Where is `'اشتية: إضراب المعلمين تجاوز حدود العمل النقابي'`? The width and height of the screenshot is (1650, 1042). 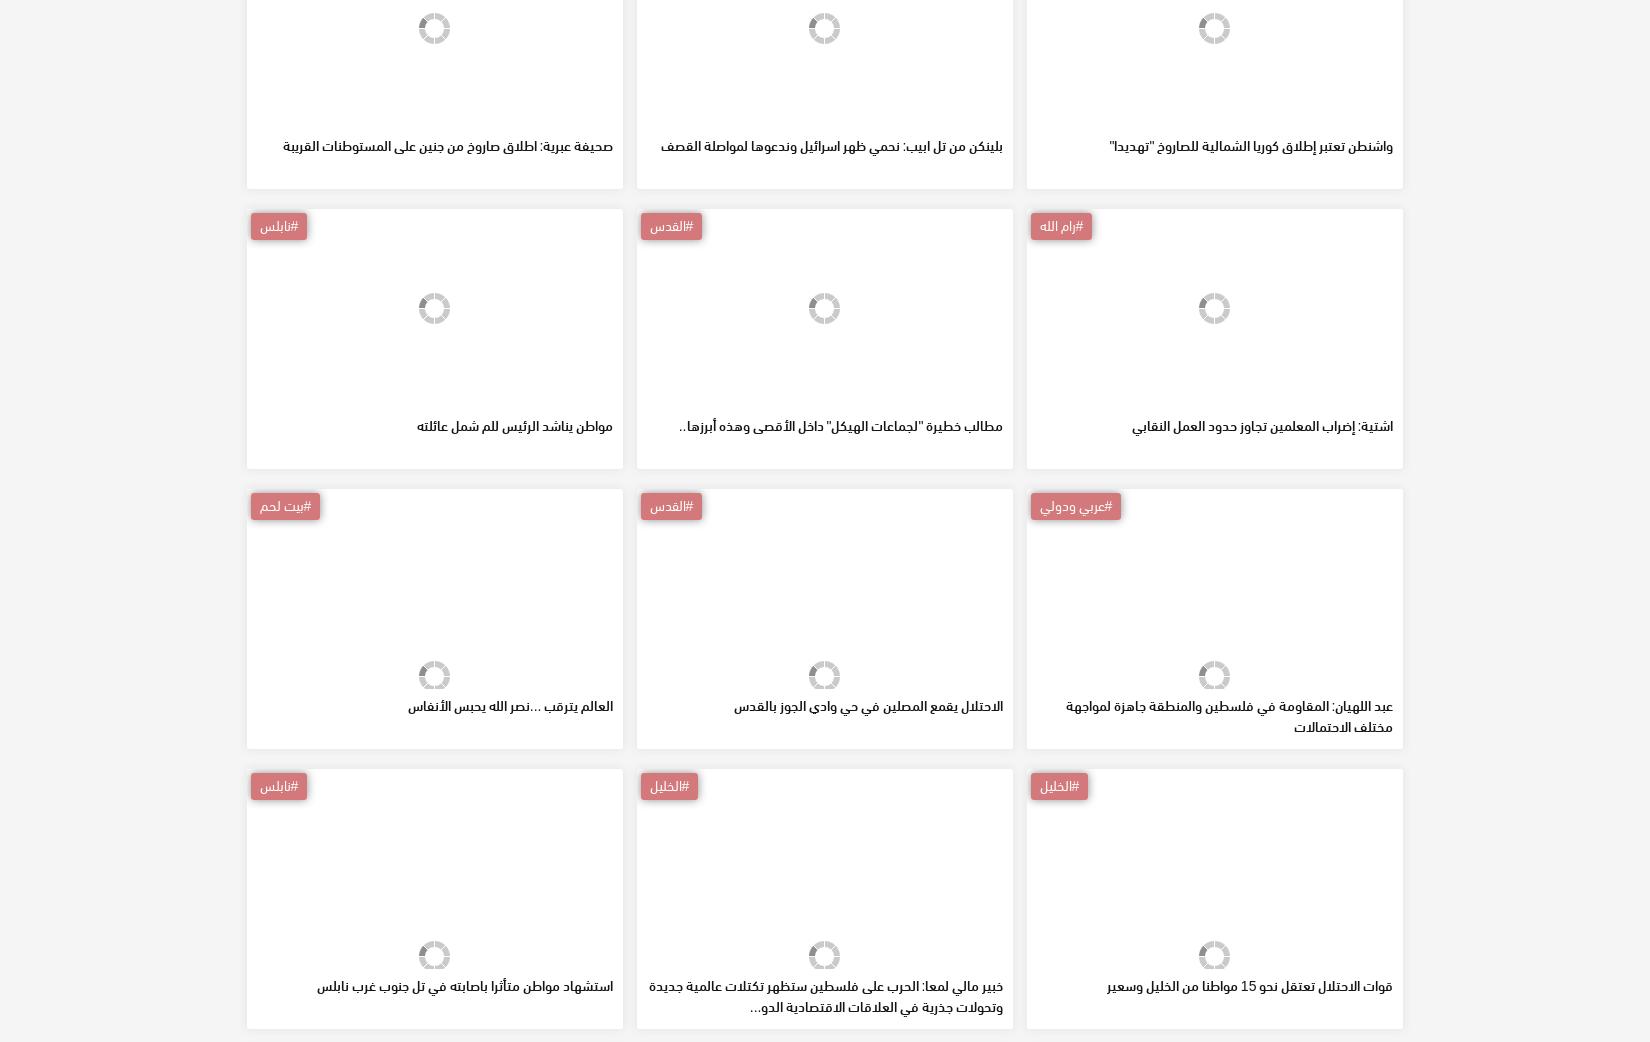 'اشتية: إضراب المعلمين تجاوز حدود العمل النقابي' is located at coordinates (1260, 568).